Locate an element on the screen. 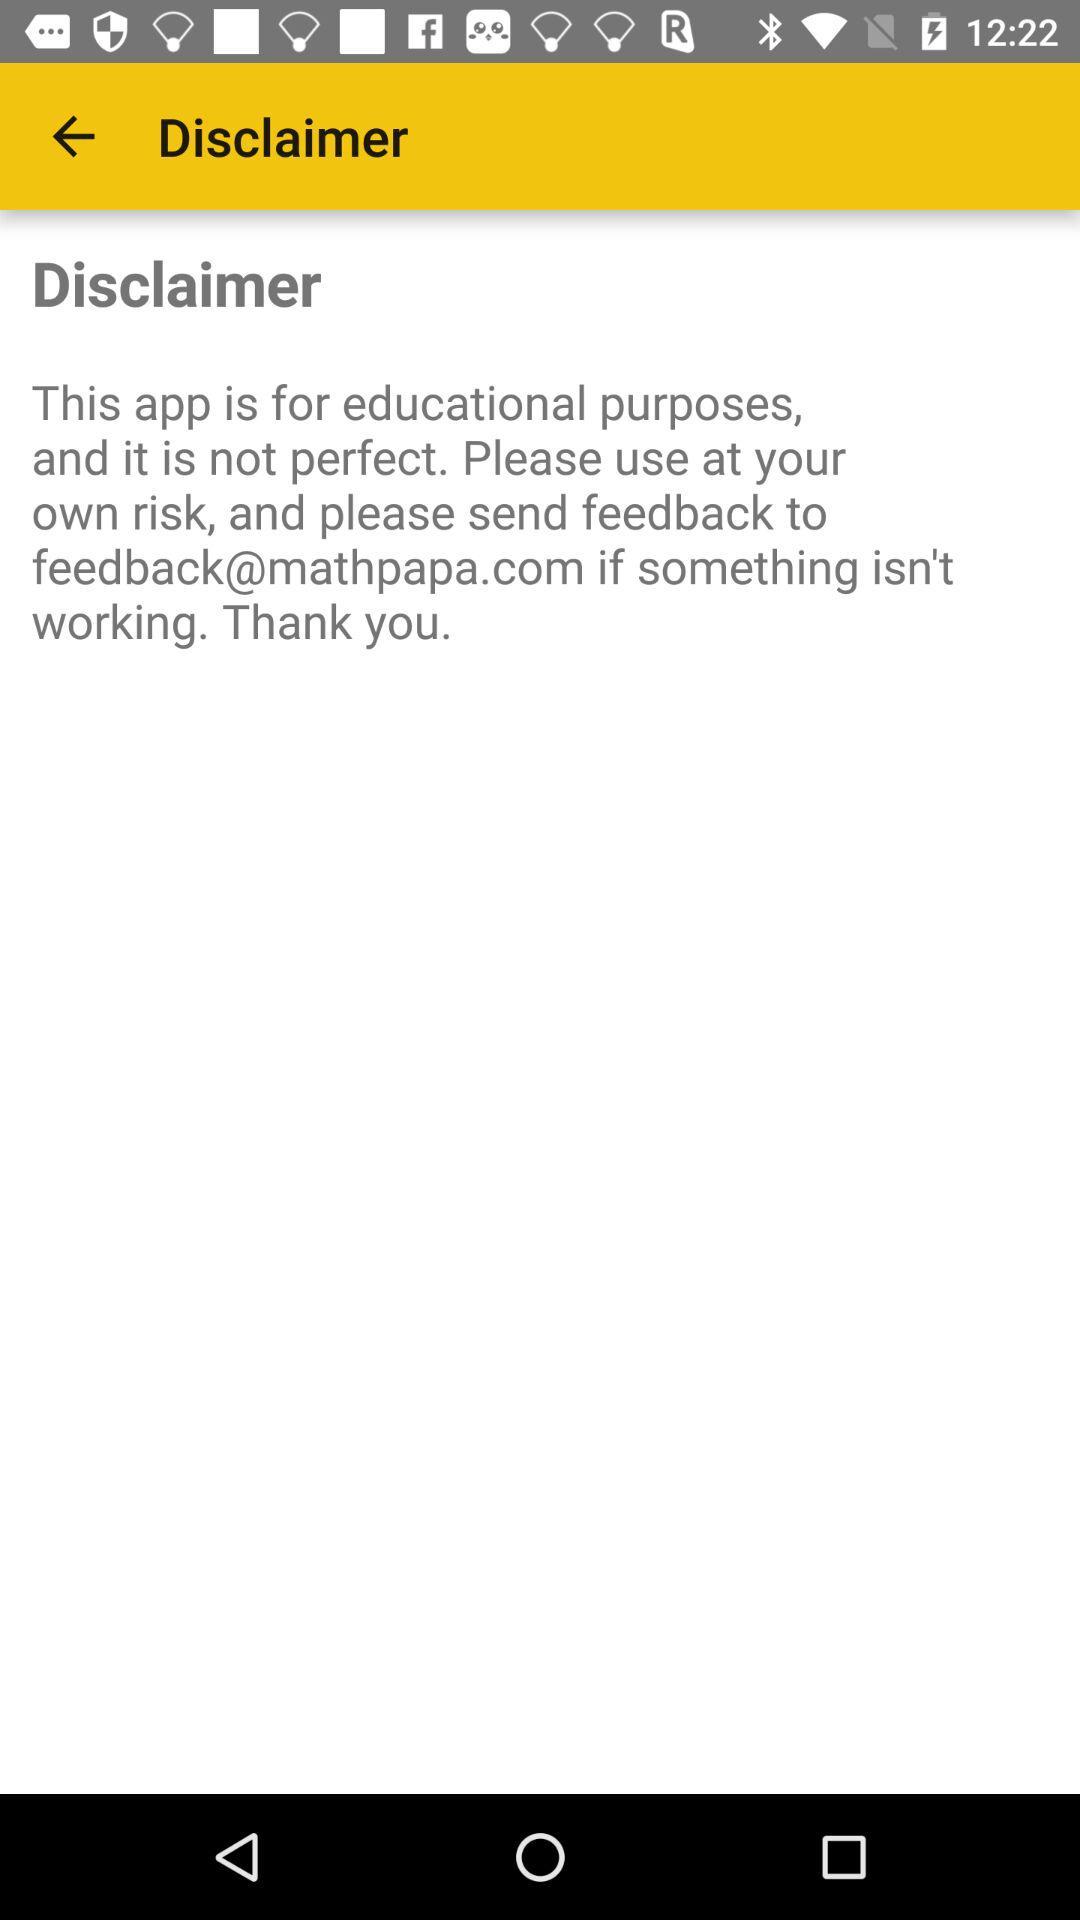 Image resolution: width=1080 pixels, height=1920 pixels. item above disclaimer this app is located at coordinates (72, 135).